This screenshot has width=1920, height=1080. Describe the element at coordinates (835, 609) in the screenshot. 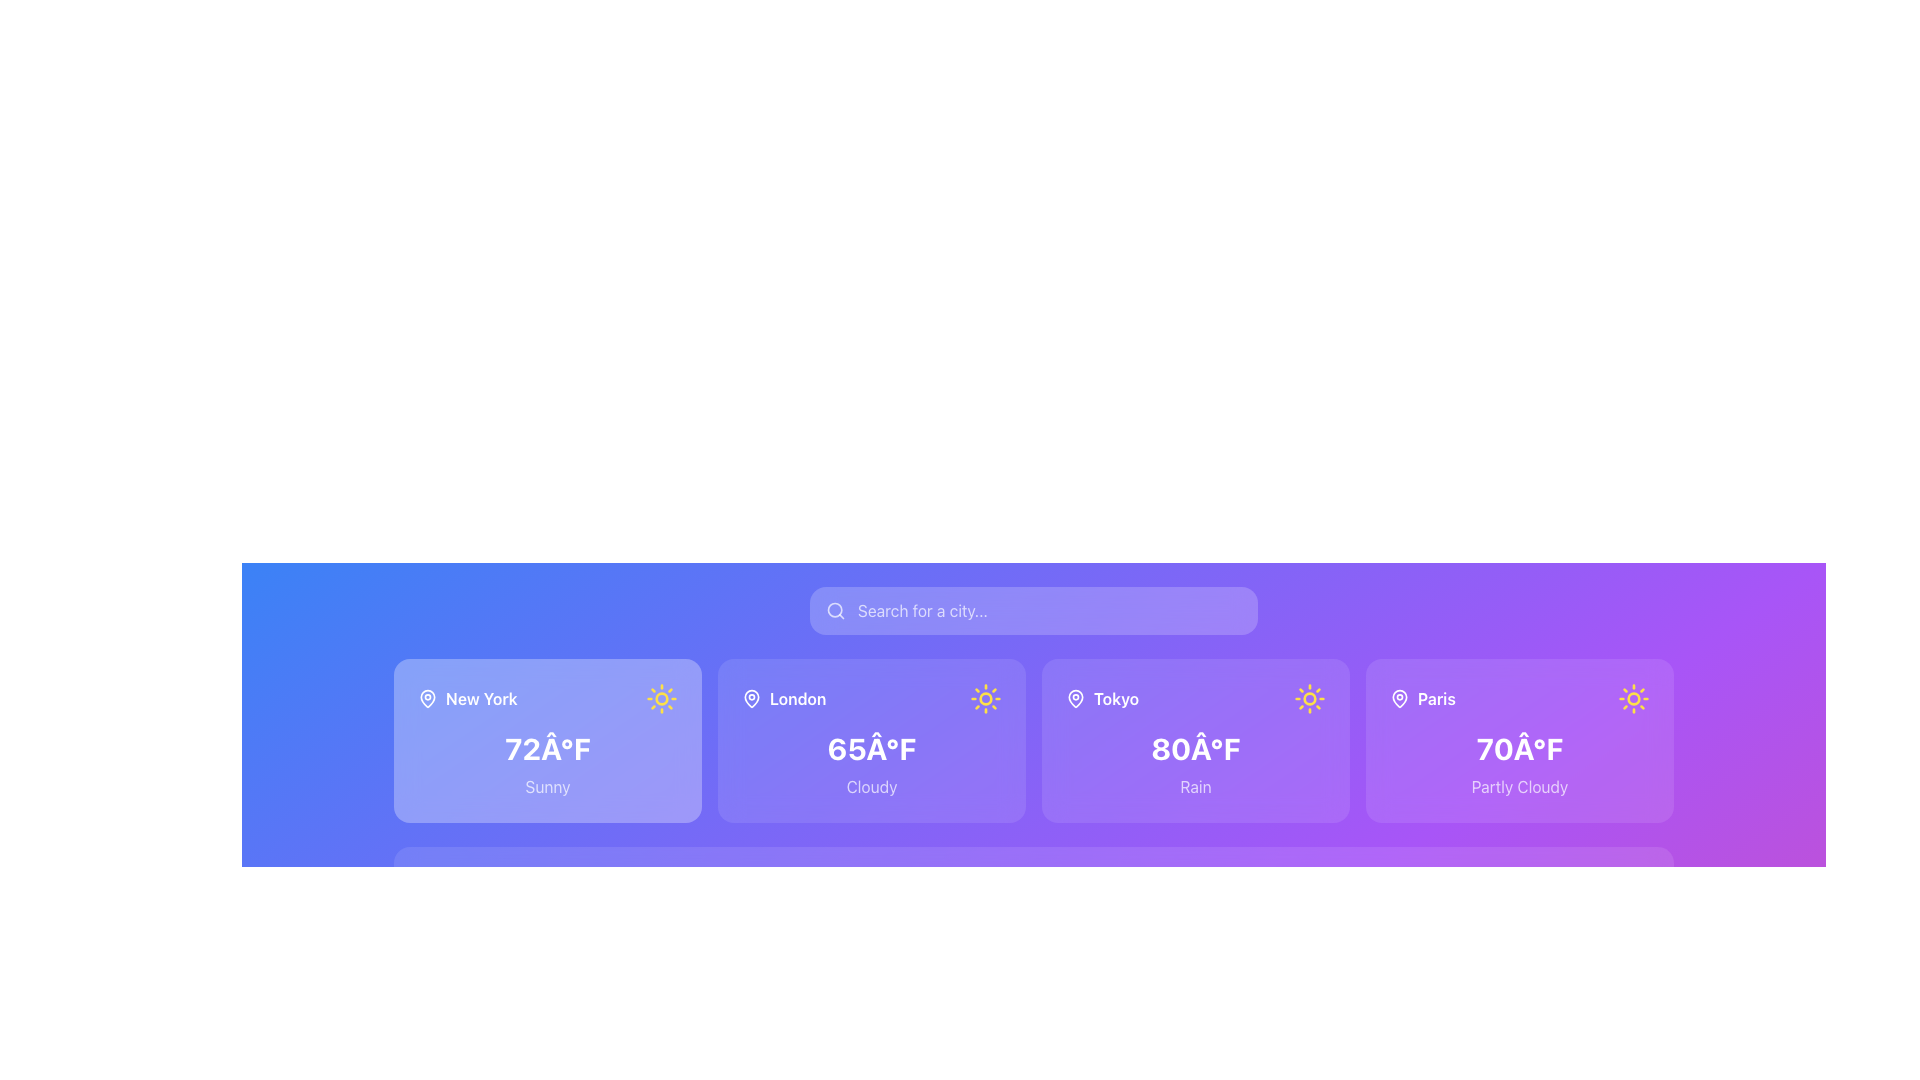

I see `the search icon located on the left edge of the input field at the top of the interface, above the weather cards` at that location.